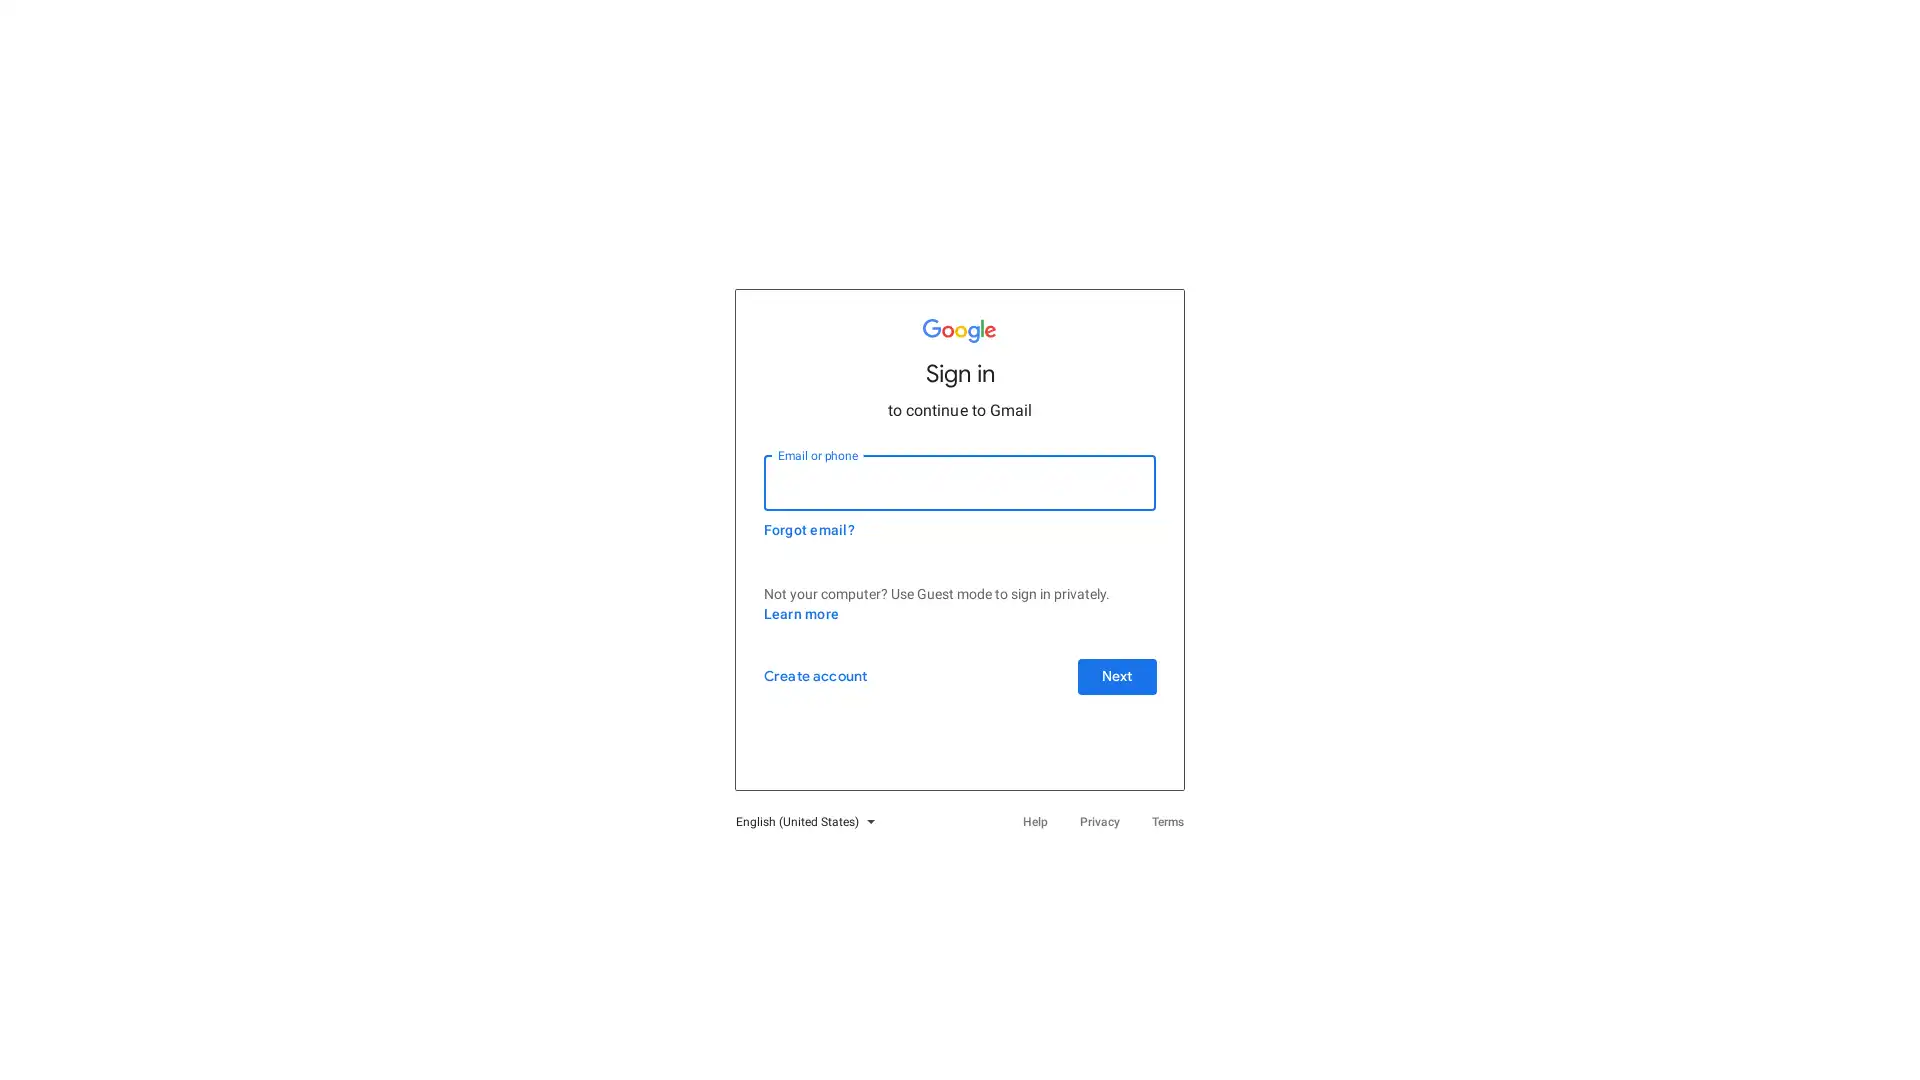 This screenshot has width=1920, height=1080. I want to click on Forgot email?, so click(821, 547).